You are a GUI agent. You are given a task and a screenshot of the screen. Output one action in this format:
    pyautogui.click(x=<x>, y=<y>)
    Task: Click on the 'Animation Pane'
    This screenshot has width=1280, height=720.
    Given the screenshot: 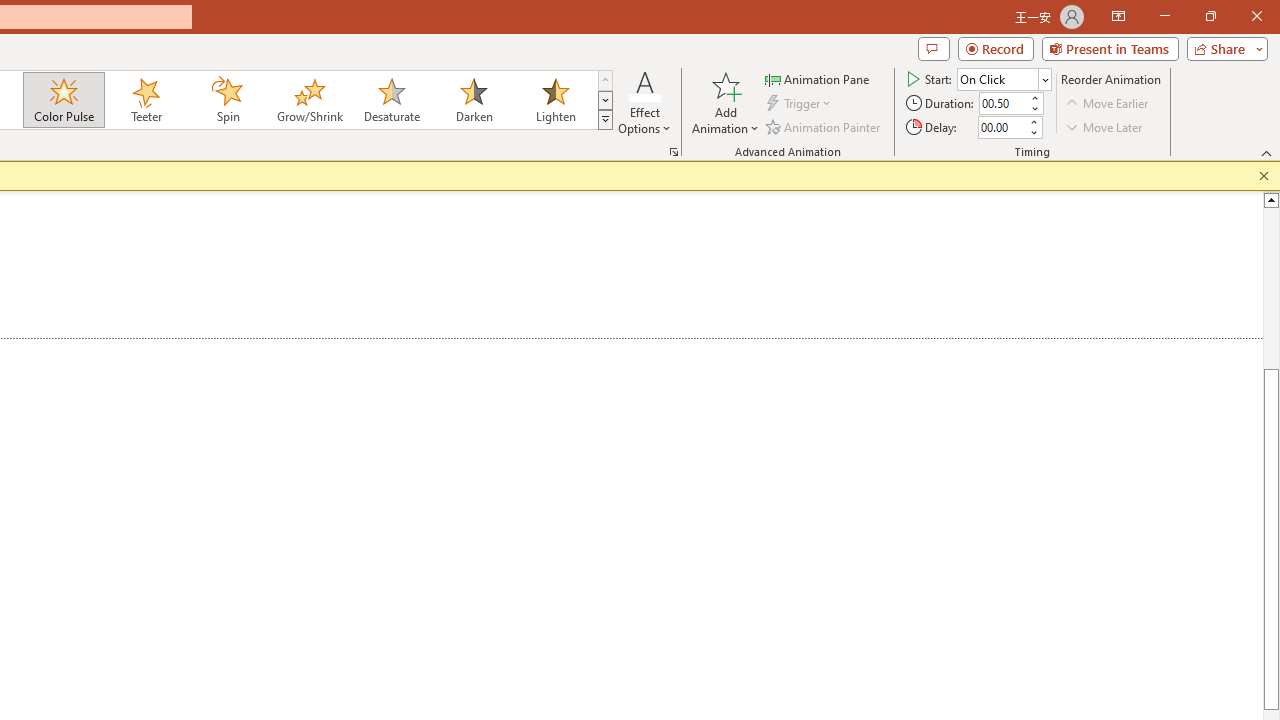 What is the action you would take?
    pyautogui.click(x=818, y=78)
    